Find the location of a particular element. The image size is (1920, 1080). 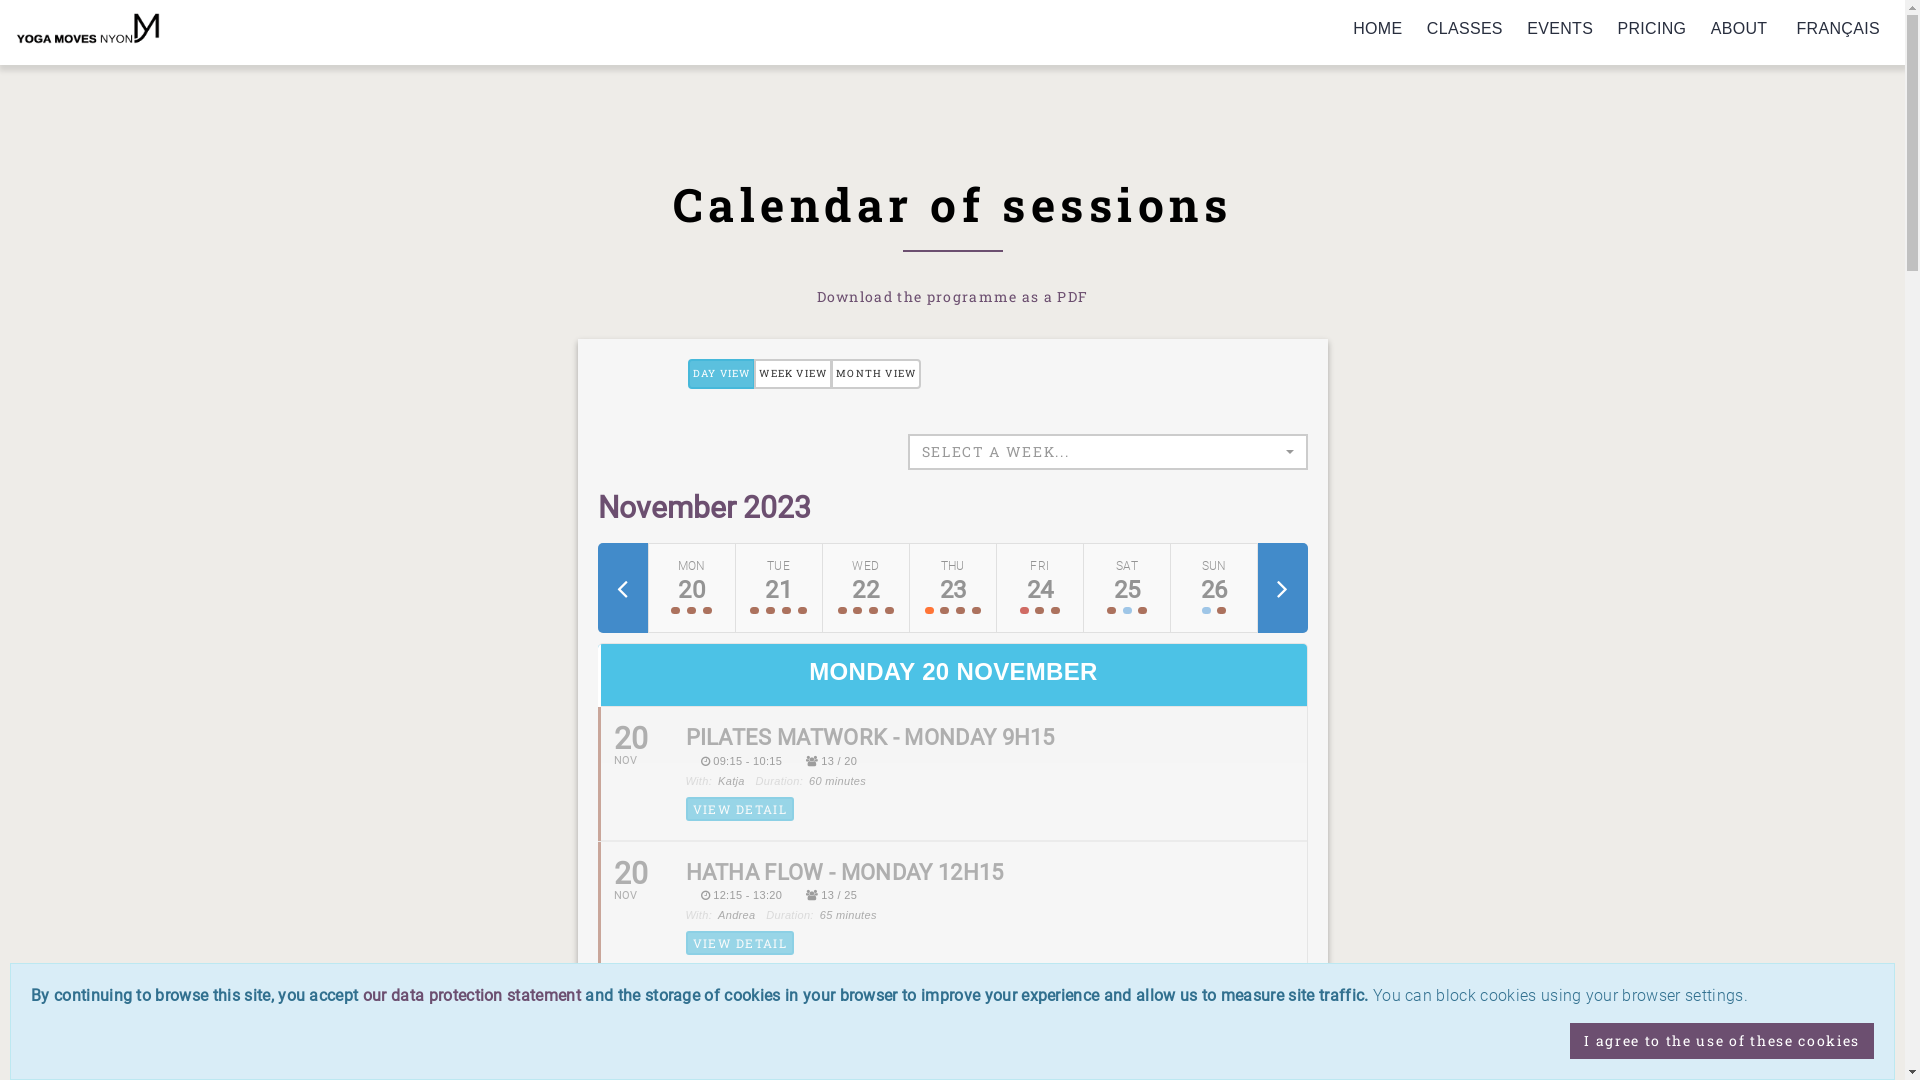

'EVENTS' is located at coordinates (1559, 29).